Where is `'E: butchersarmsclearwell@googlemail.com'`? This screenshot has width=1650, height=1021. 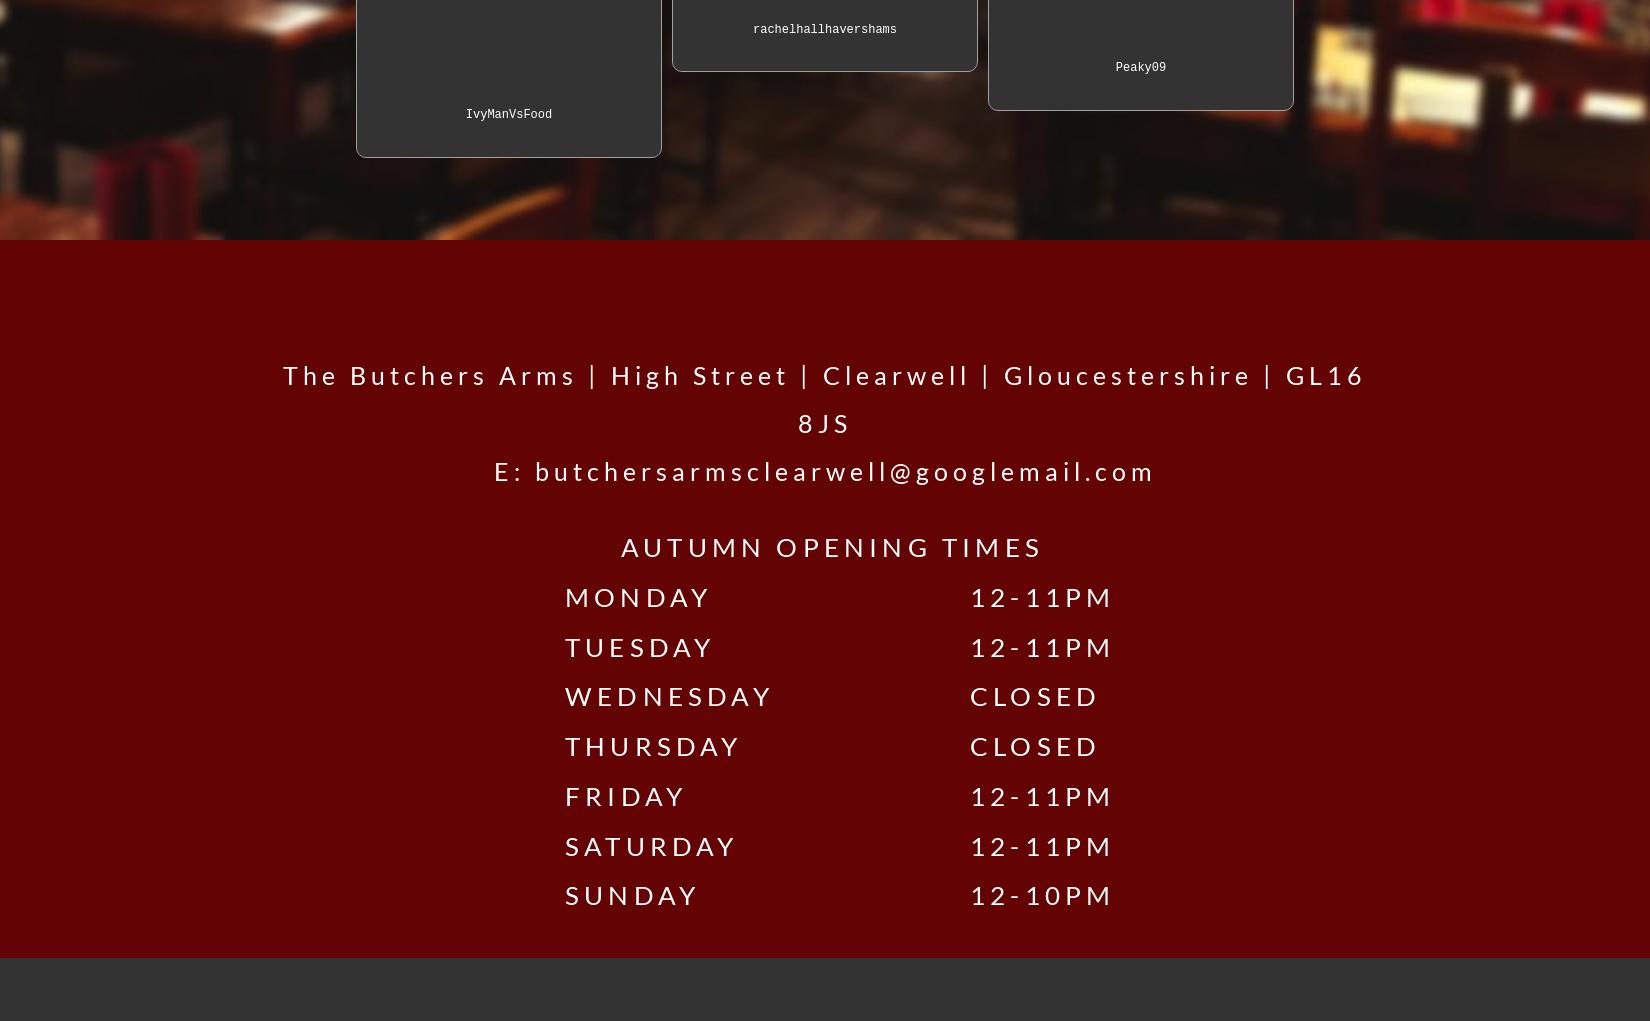 'E: butchersarmsclearwell@googlemail.com' is located at coordinates (823, 469).